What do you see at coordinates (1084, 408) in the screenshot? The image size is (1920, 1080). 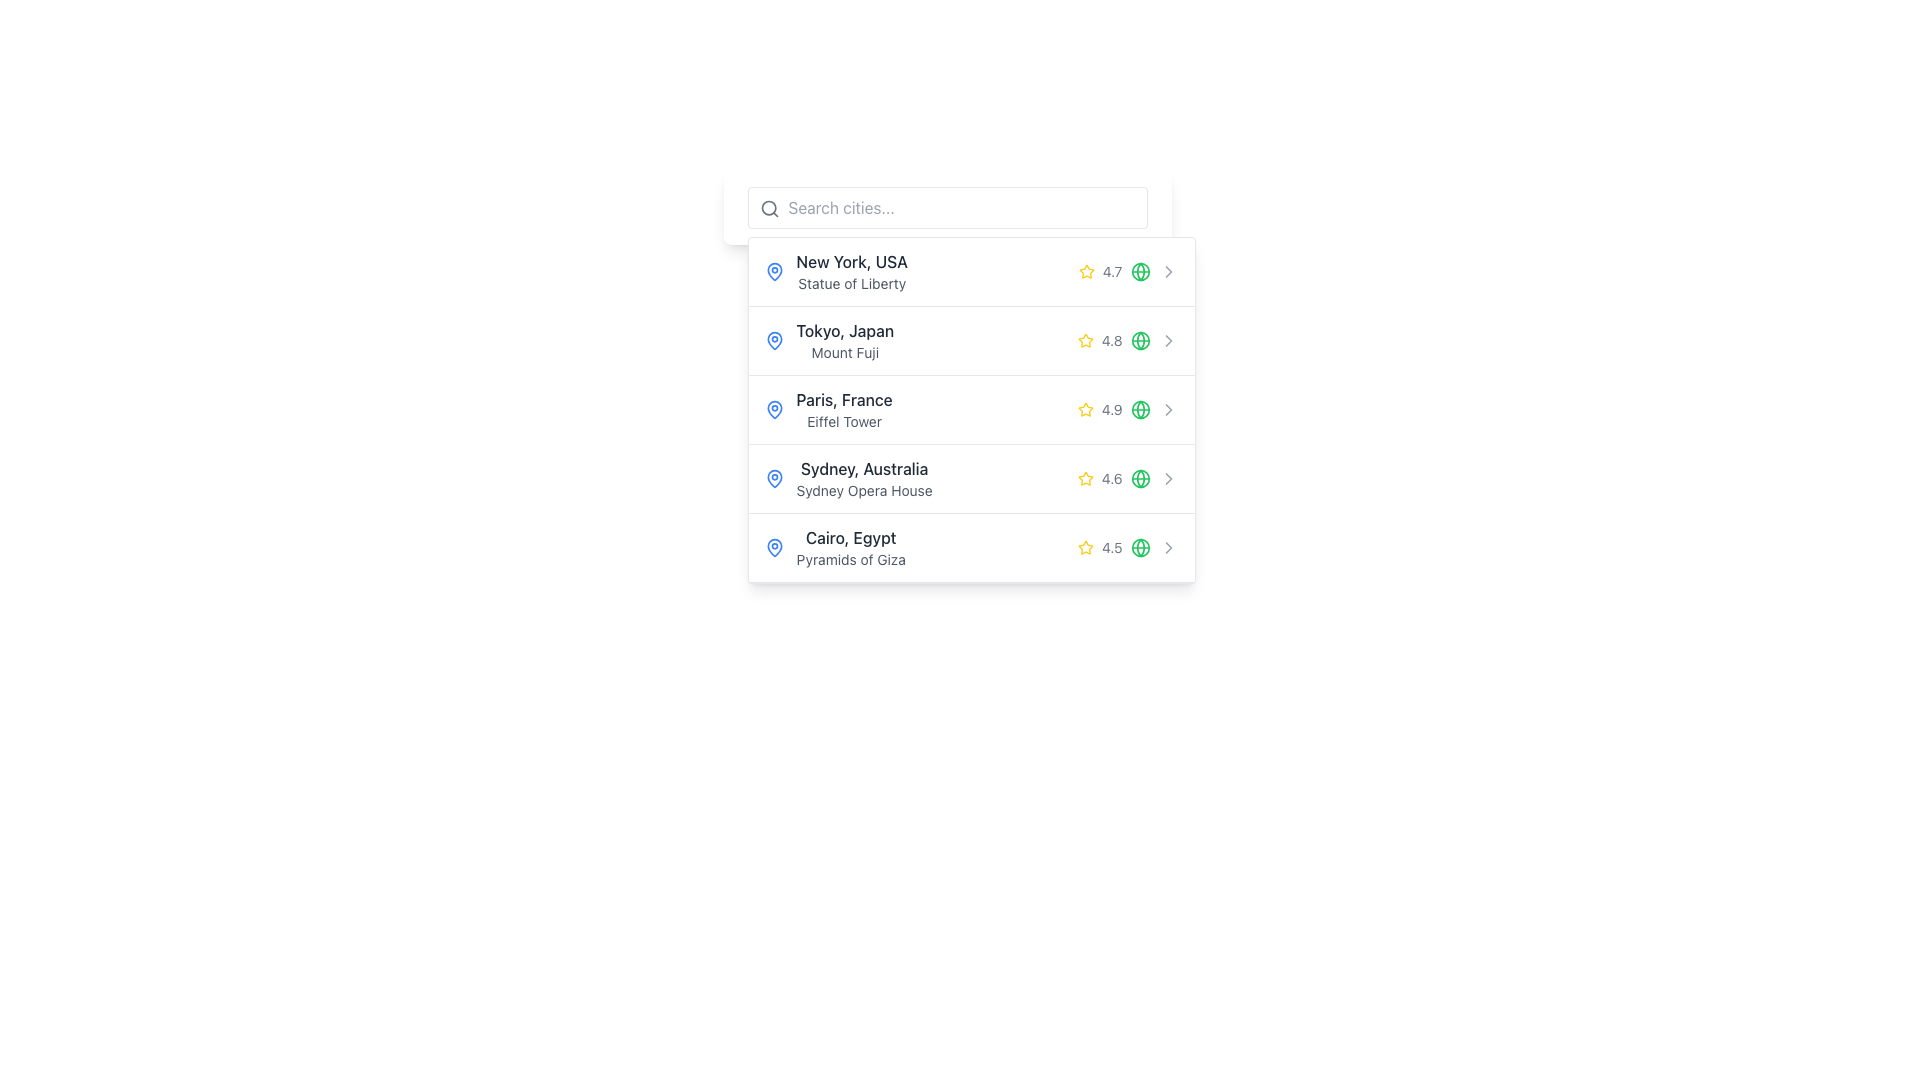 I see `the yellow star-shaped icon indicating a high rating next to the '4.9' rating text for 'Paris, France'` at bounding box center [1084, 408].